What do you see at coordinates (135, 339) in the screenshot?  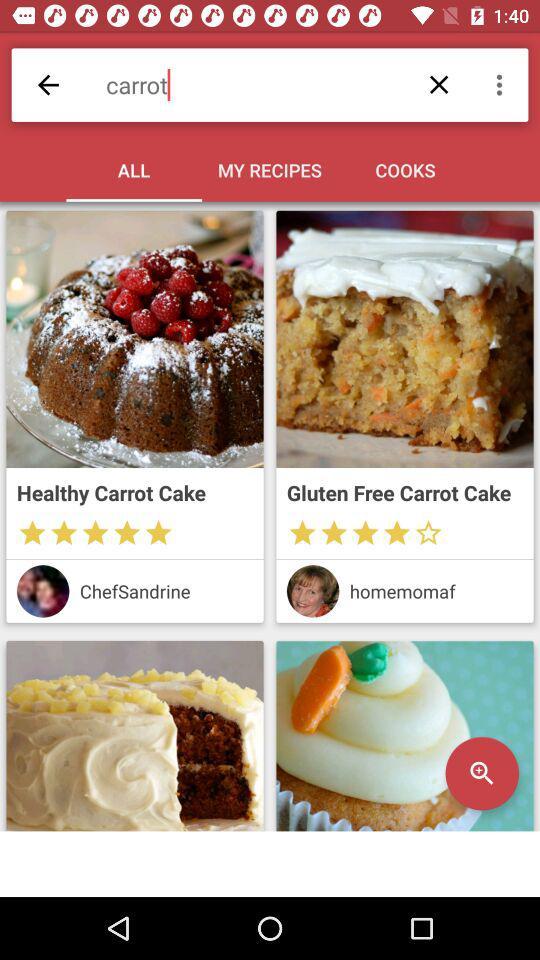 I see `choose recipe` at bounding box center [135, 339].